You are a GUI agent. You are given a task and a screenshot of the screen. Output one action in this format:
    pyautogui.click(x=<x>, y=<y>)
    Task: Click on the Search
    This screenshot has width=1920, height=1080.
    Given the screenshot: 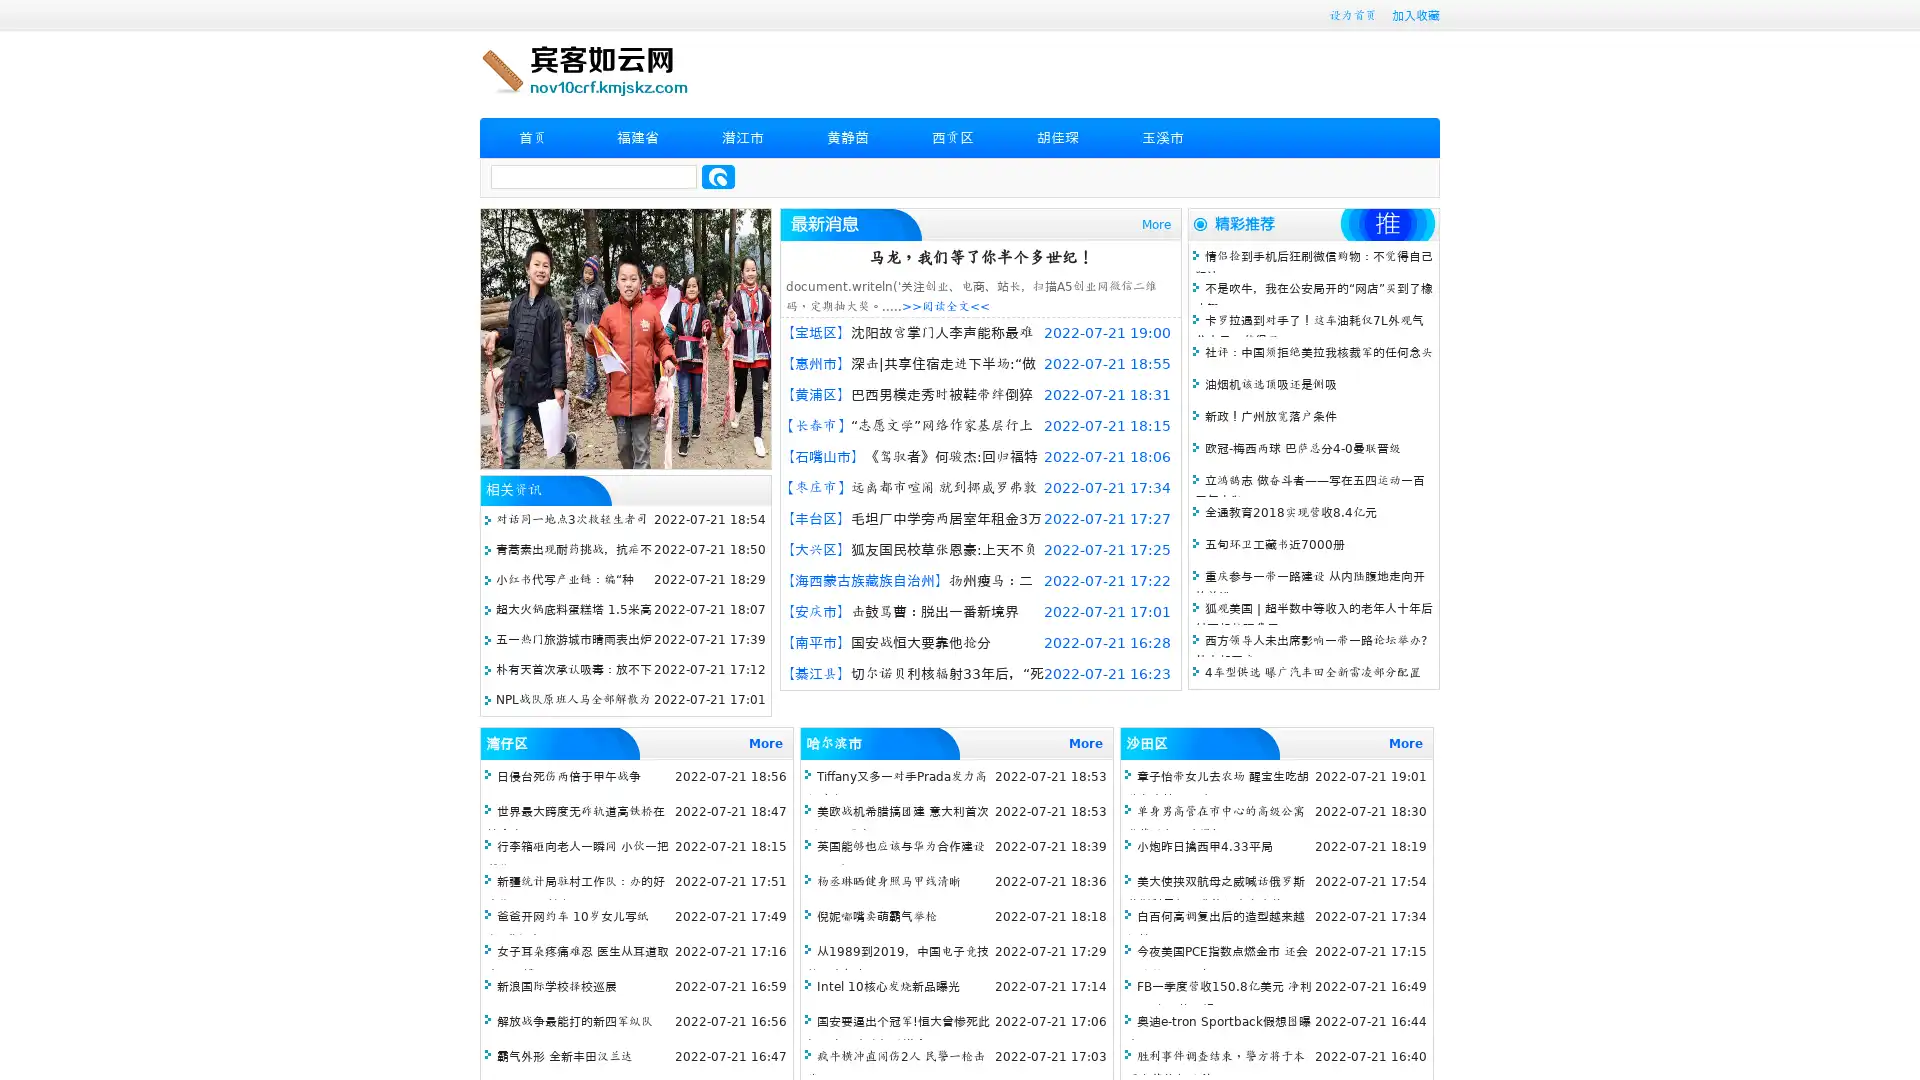 What is the action you would take?
    pyautogui.click(x=718, y=176)
    